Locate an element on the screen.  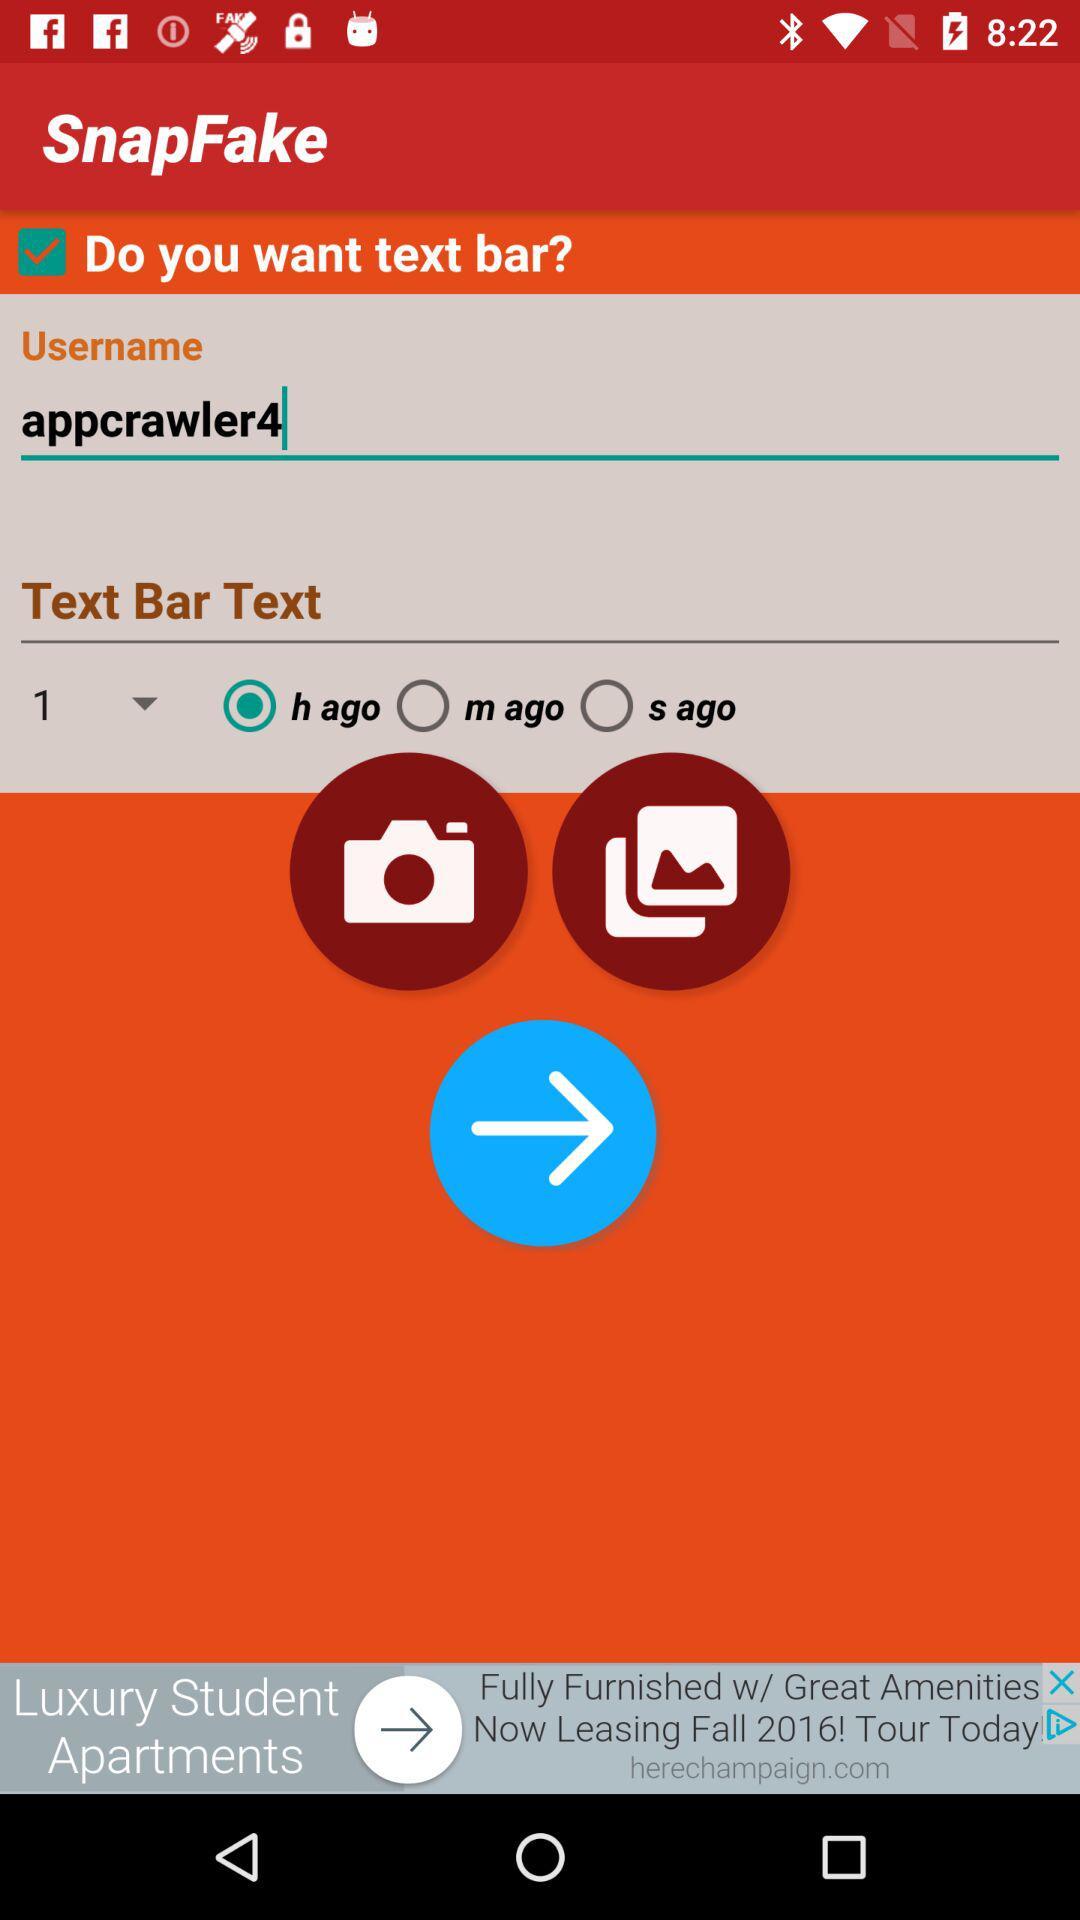
advertisement is located at coordinates (540, 1727).